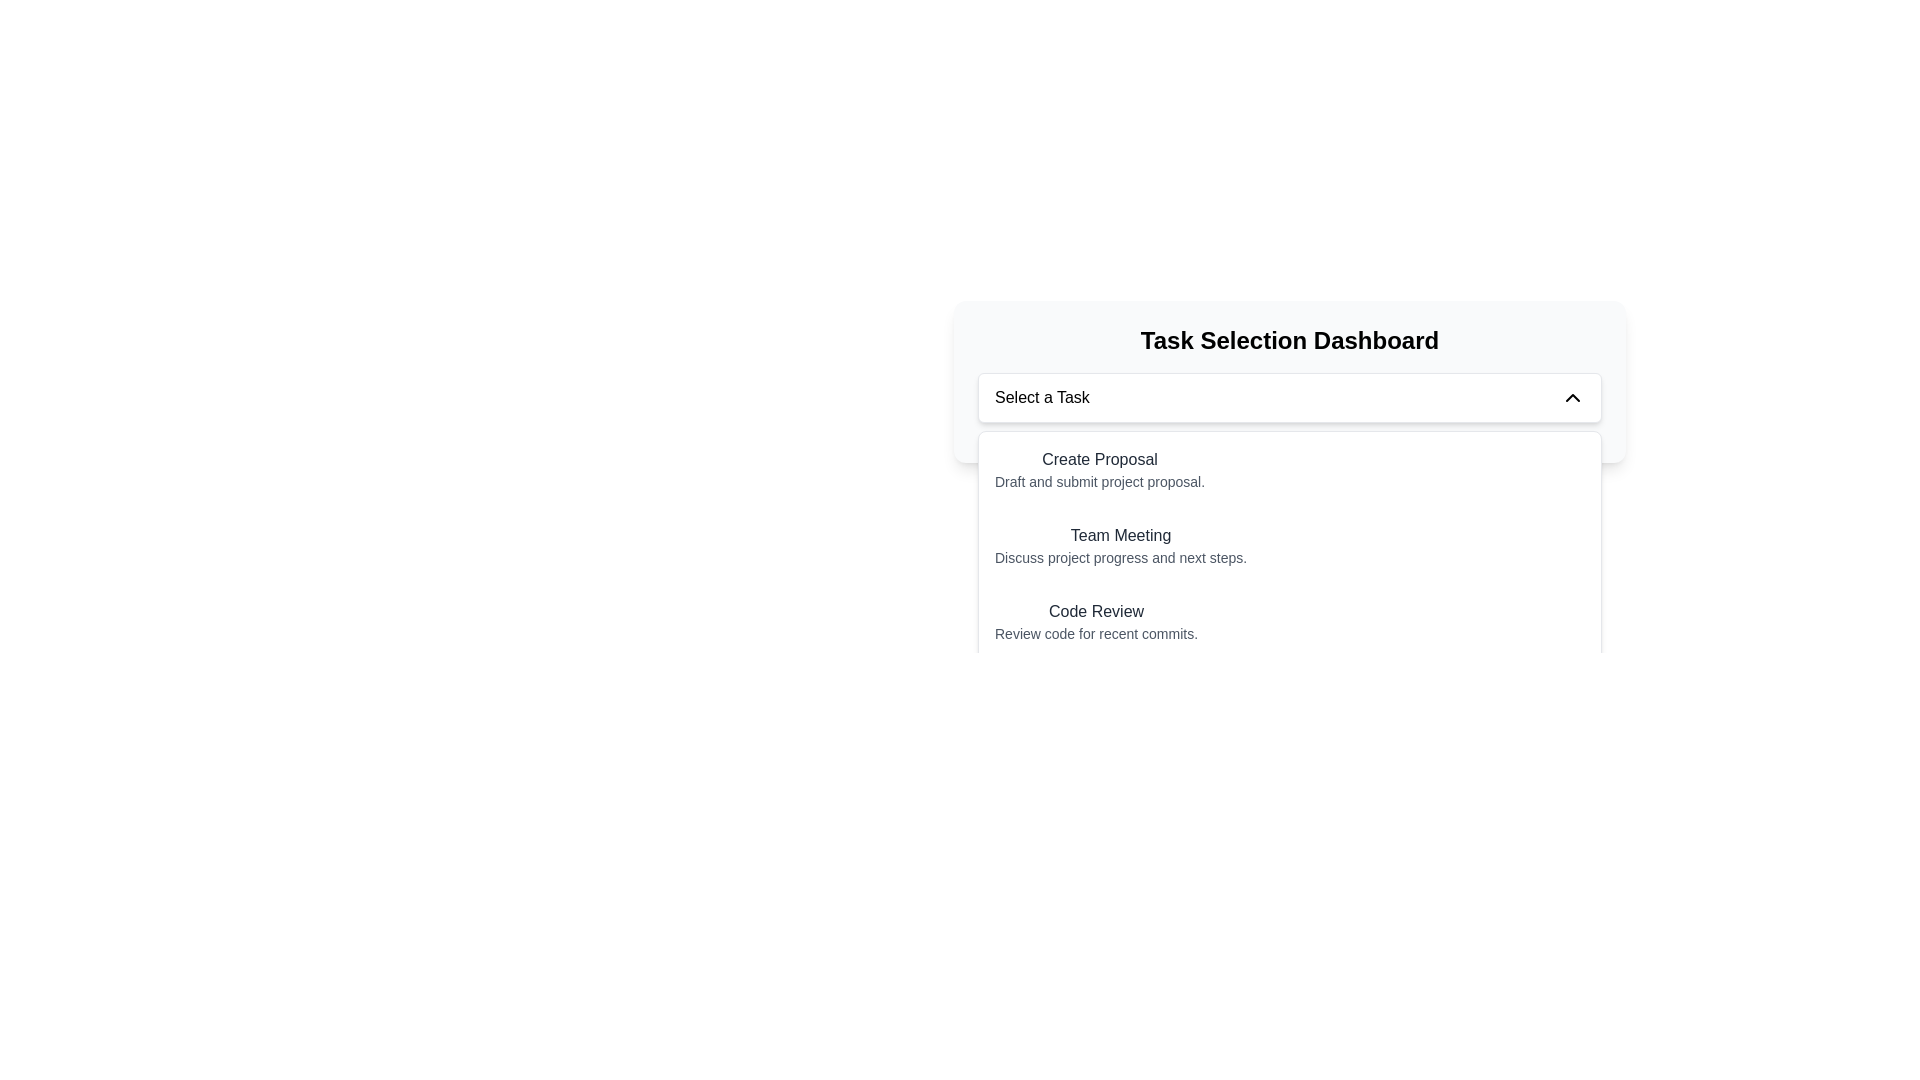 The height and width of the screenshot is (1080, 1920). Describe the element at coordinates (1290, 470) in the screenshot. I see `the 'Create Proposal' menu item, which is the first option in a vertical list styled with a white background and containing the title 'Create Proposal' and subtitle 'Draft and submit project proposal.'` at that location.